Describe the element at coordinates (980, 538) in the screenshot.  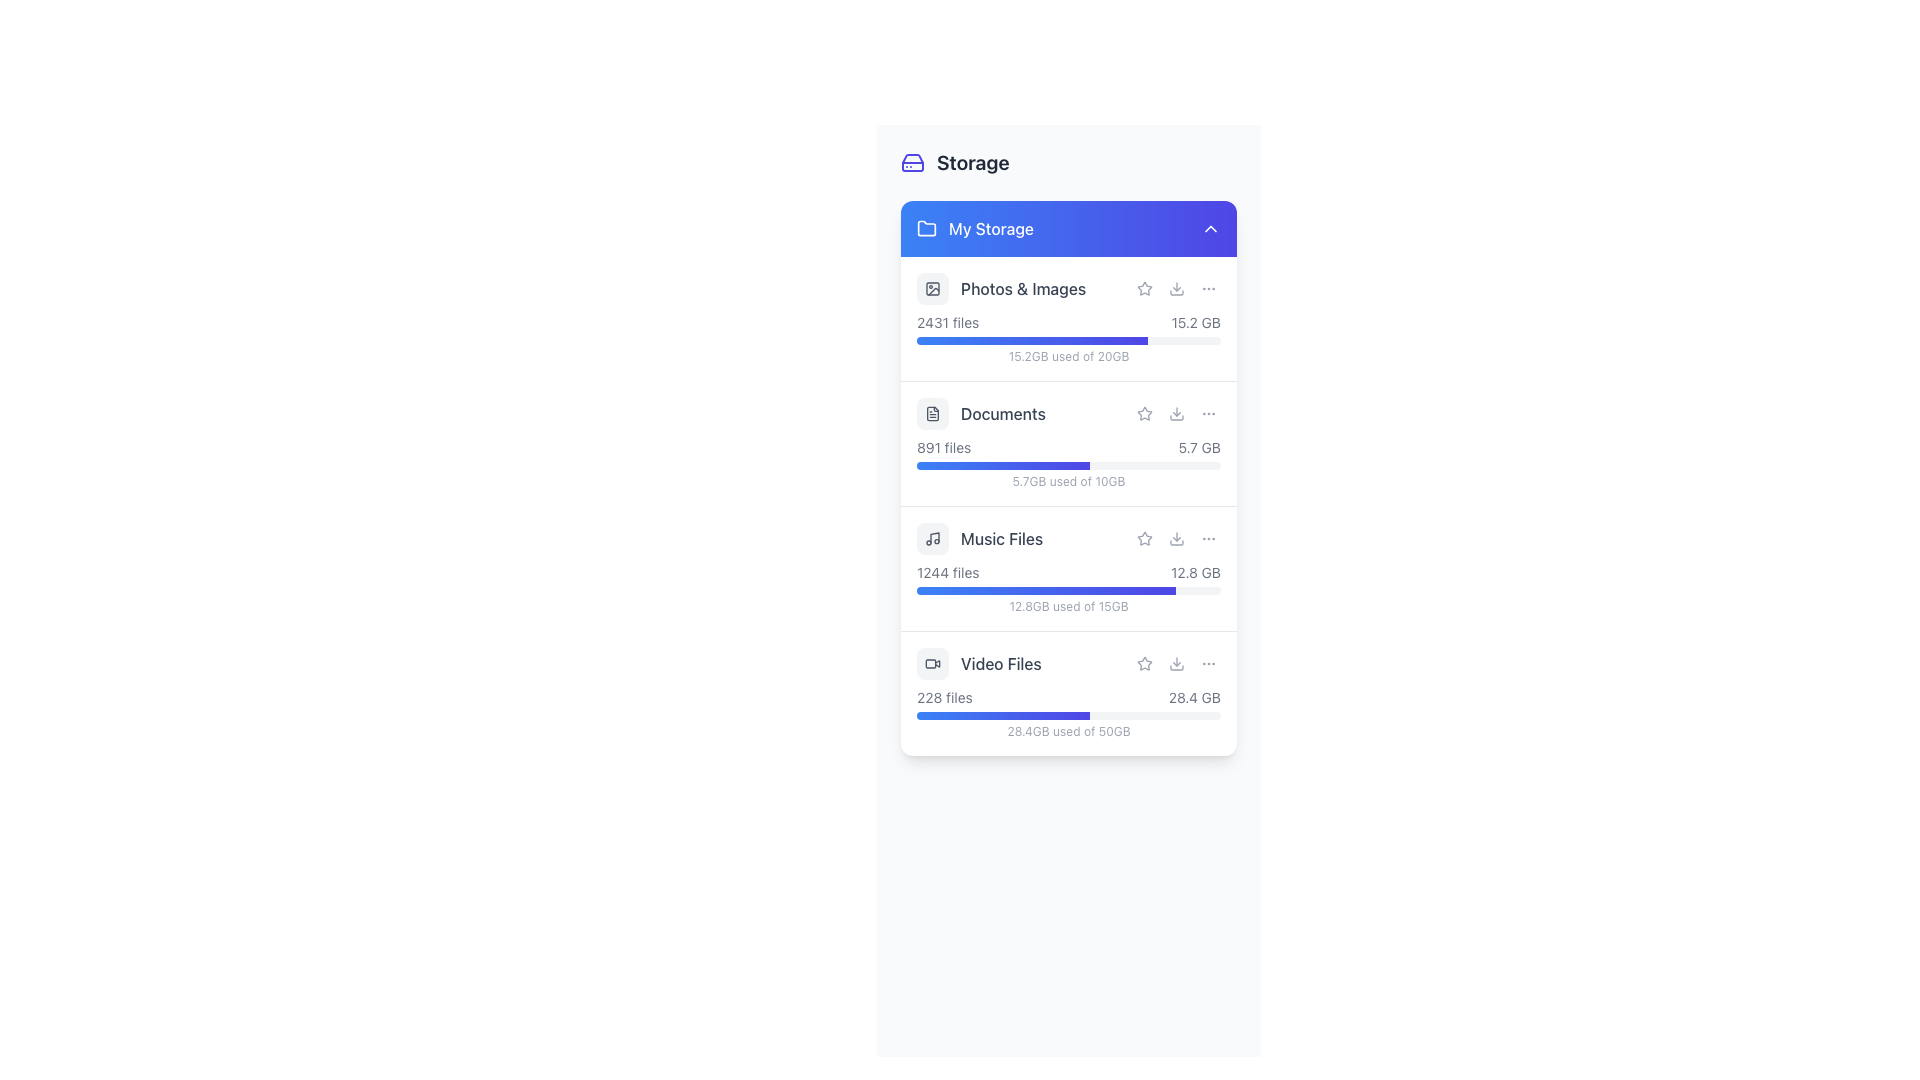
I see `the 'Music Files' label icon` at that location.